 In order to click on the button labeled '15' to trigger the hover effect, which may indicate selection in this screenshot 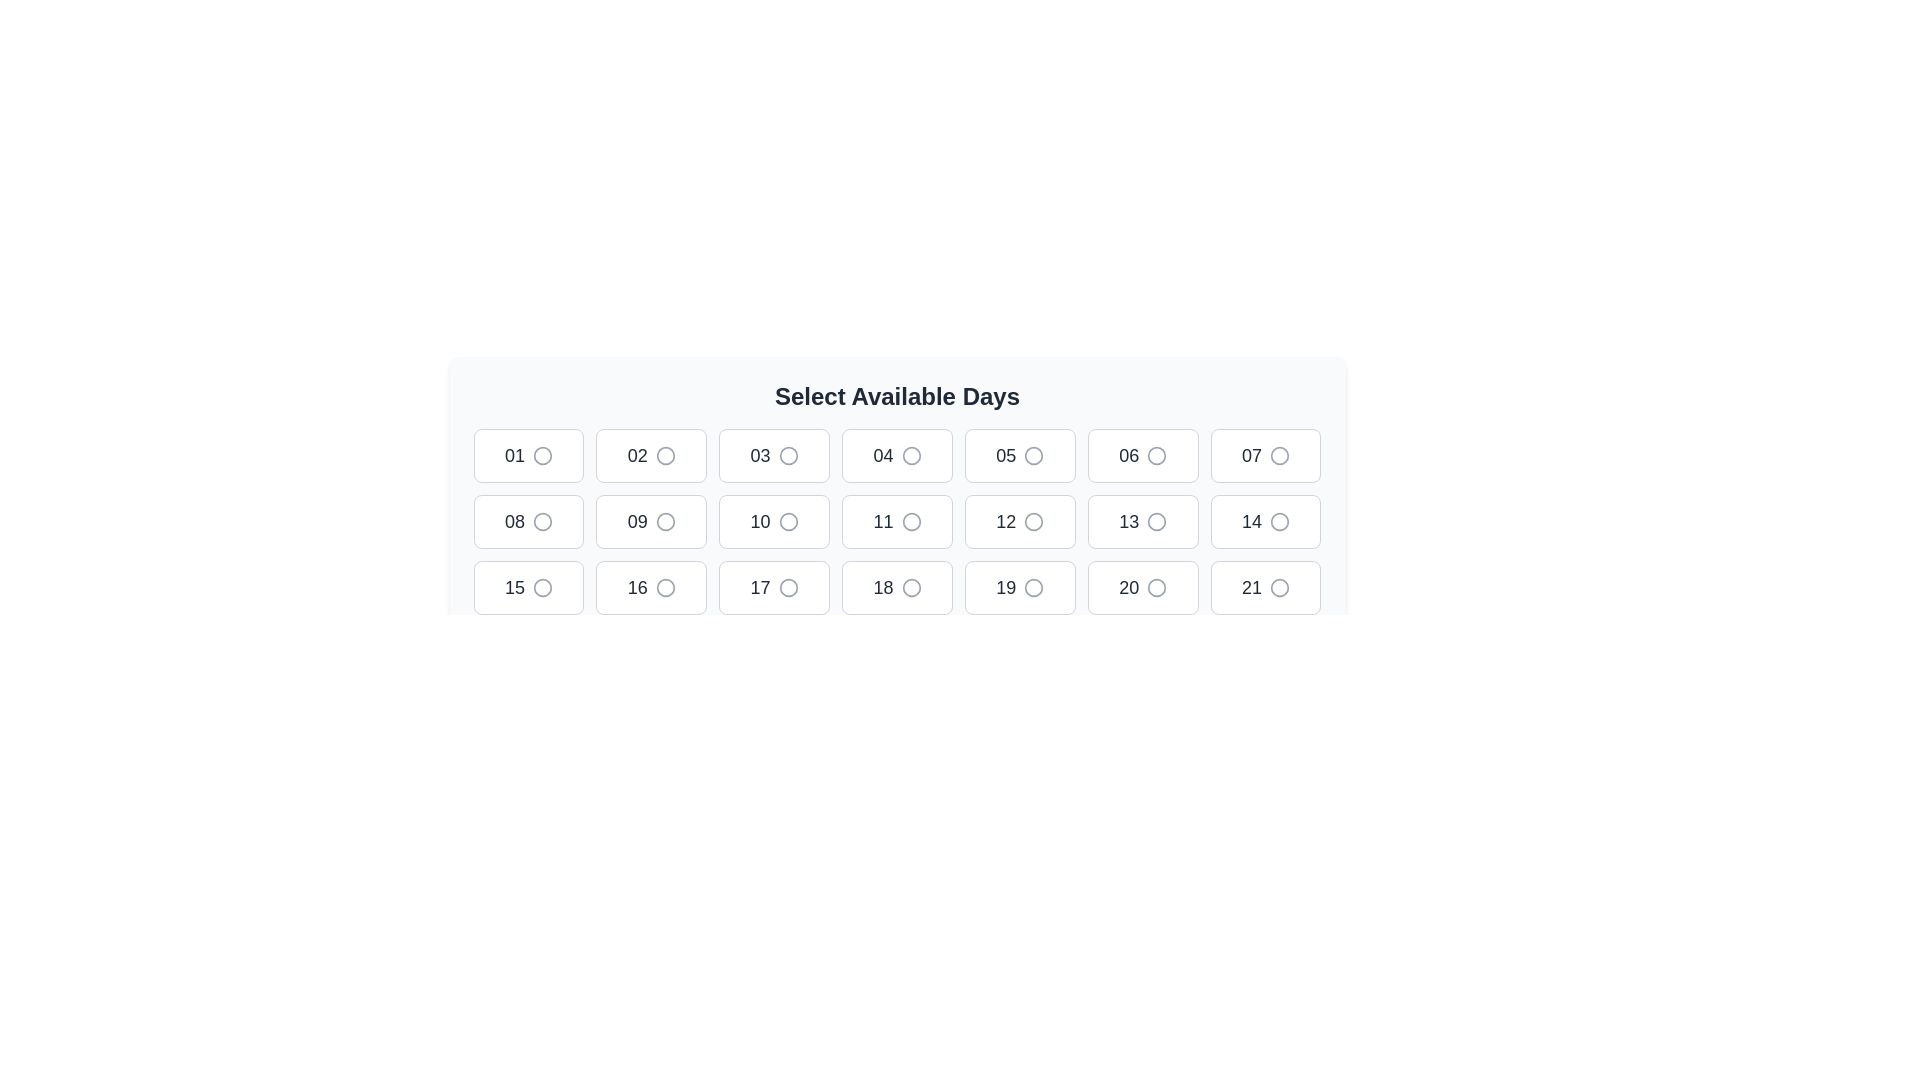, I will do `click(528, 586)`.